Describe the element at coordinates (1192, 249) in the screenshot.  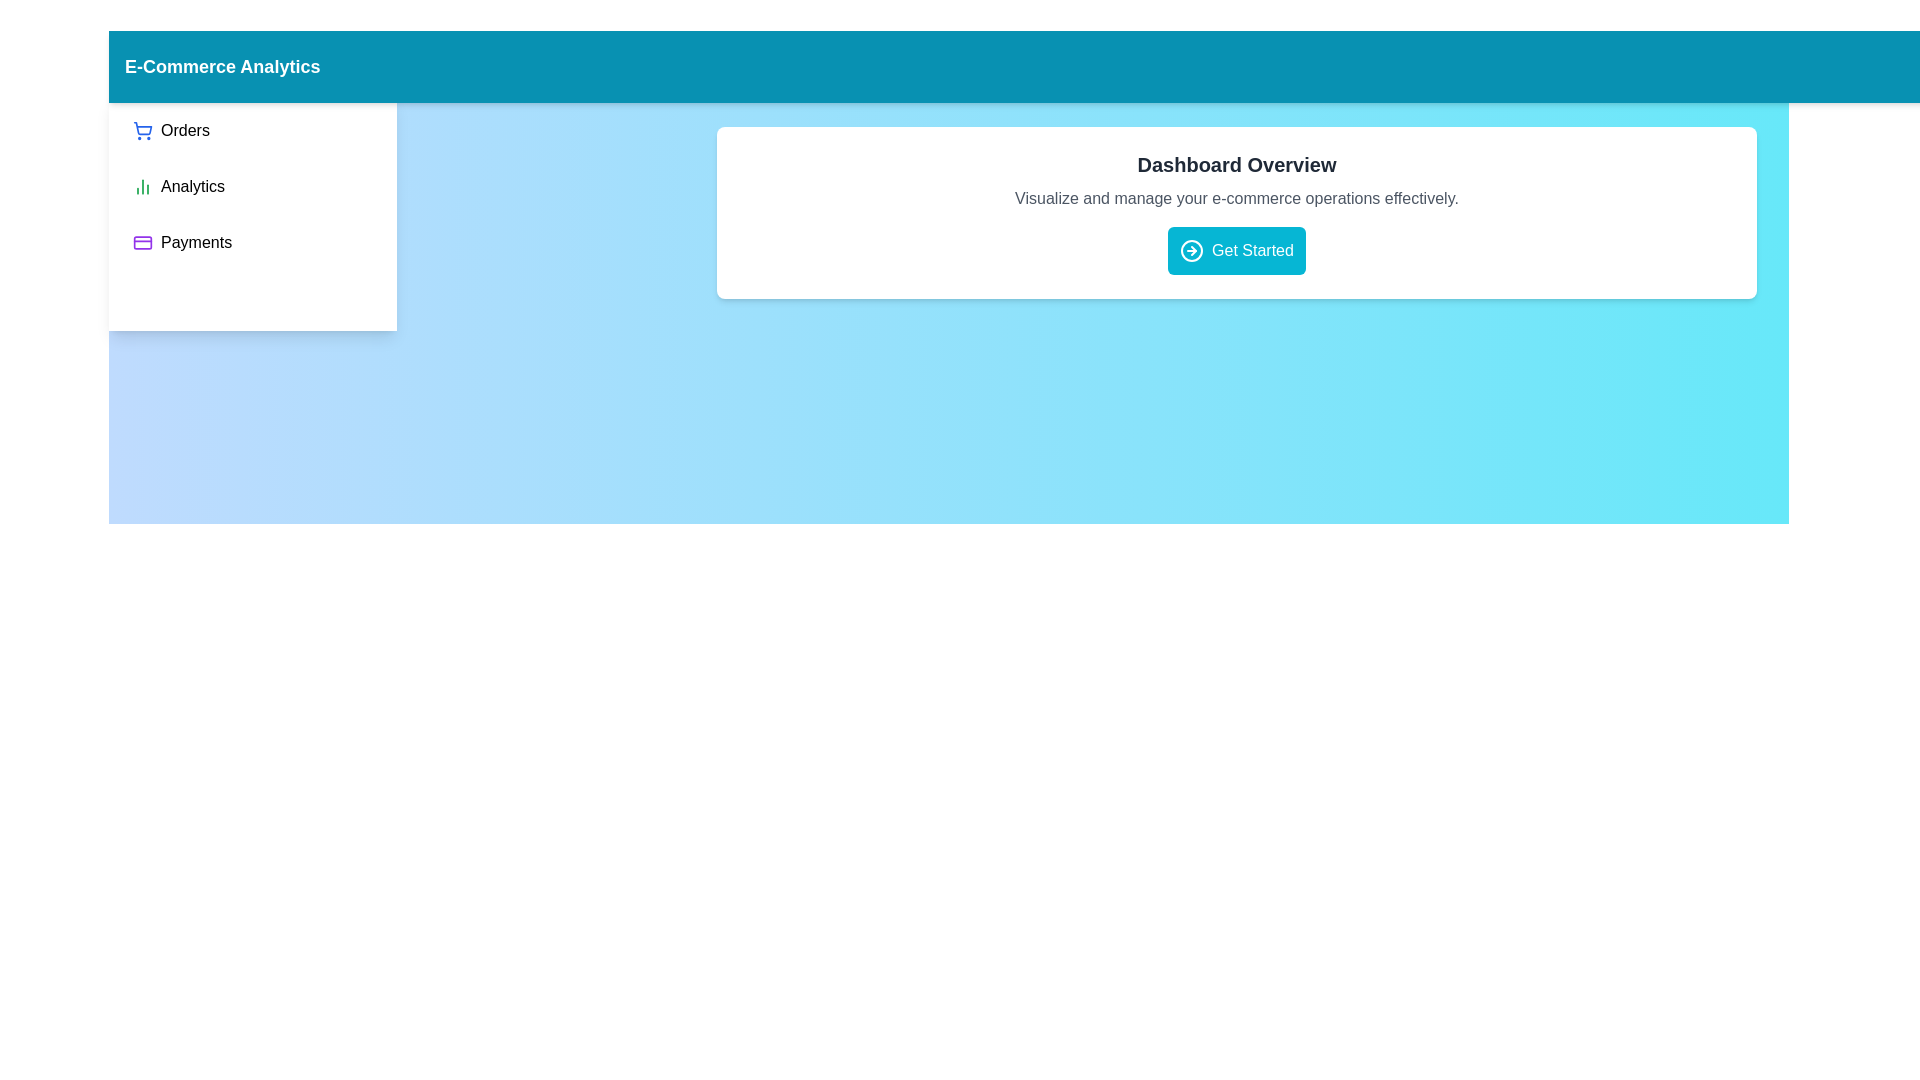
I see `the SVG graphical element (circle) that is located at the center of the navigation button in the 'Dashboard Overview' card` at that location.